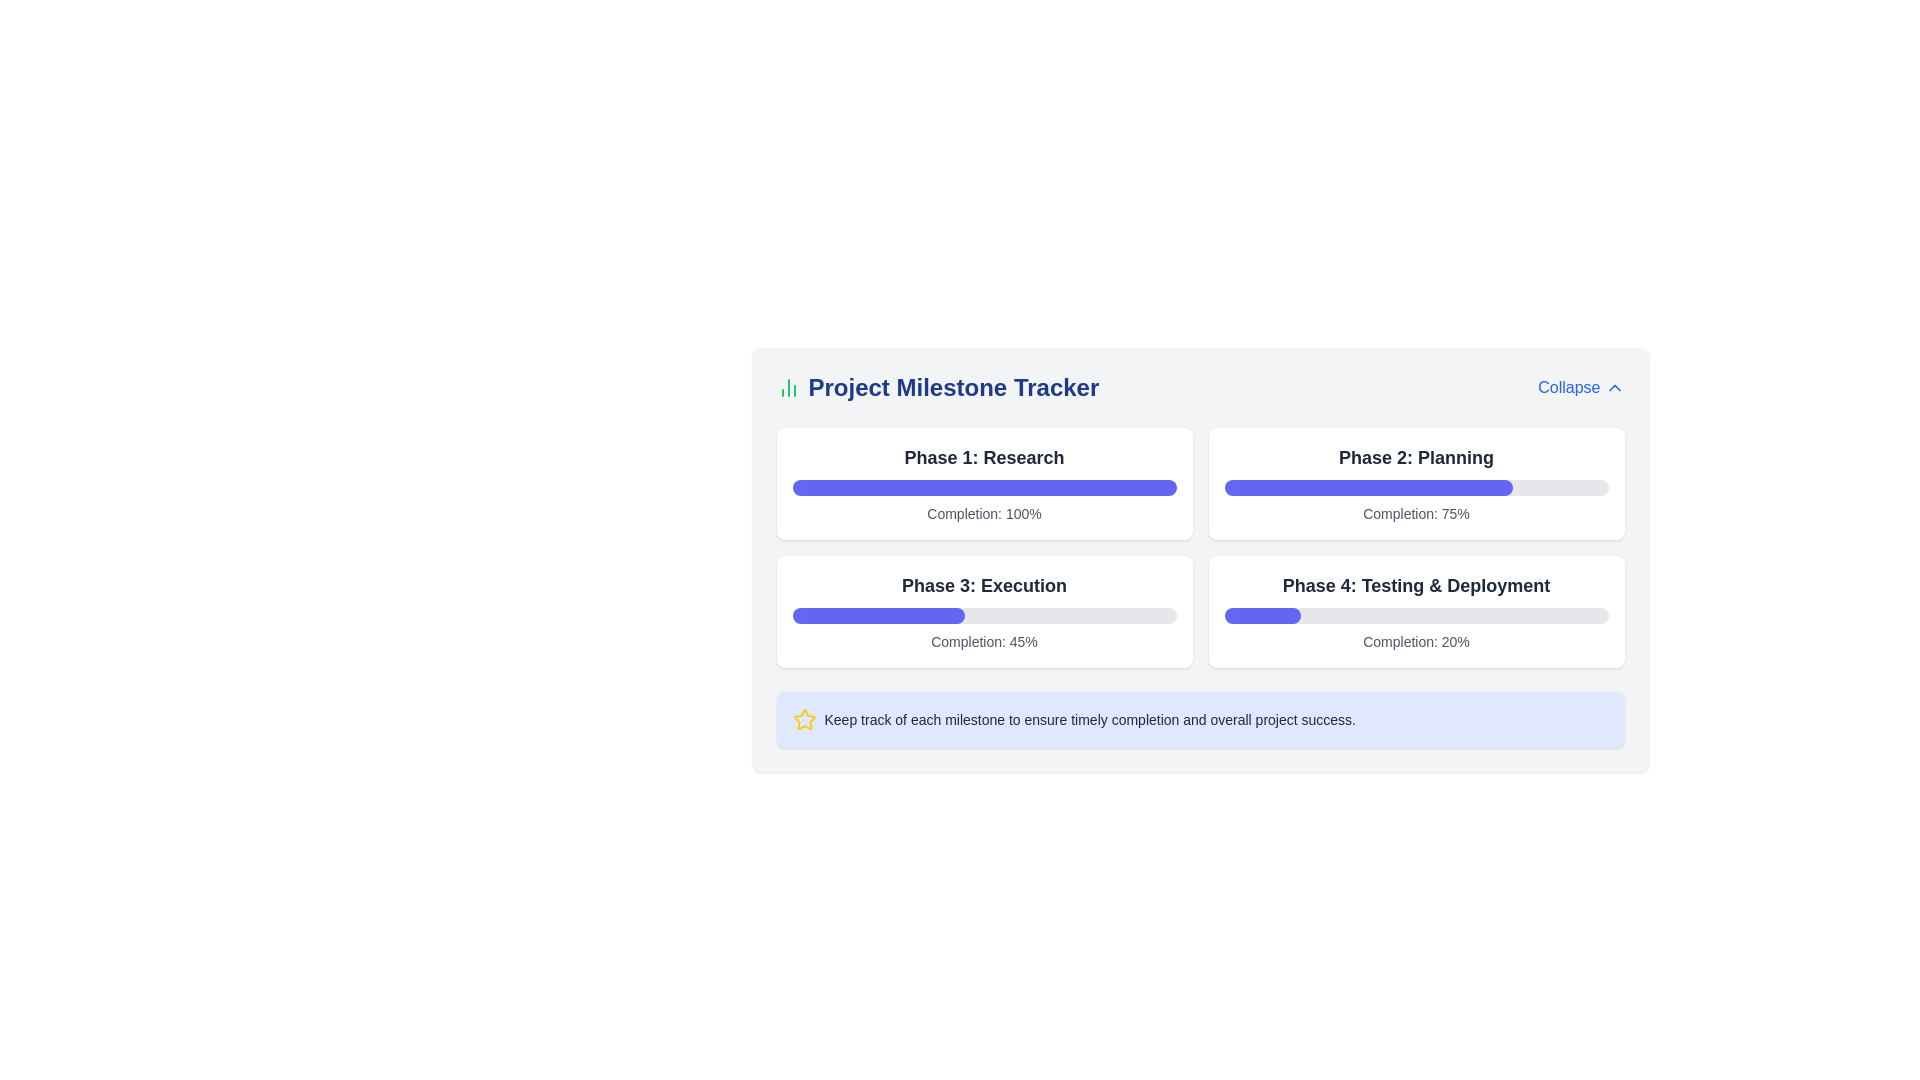 This screenshot has width=1920, height=1080. What do you see at coordinates (1415, 585) in the screenshot?
I see `the Text Label that serves as the primary title for the Phase 4 section of the Project Milestone Tracker, located at the top of the card in the bottom-right corner` at bounding box center [1415, 585].